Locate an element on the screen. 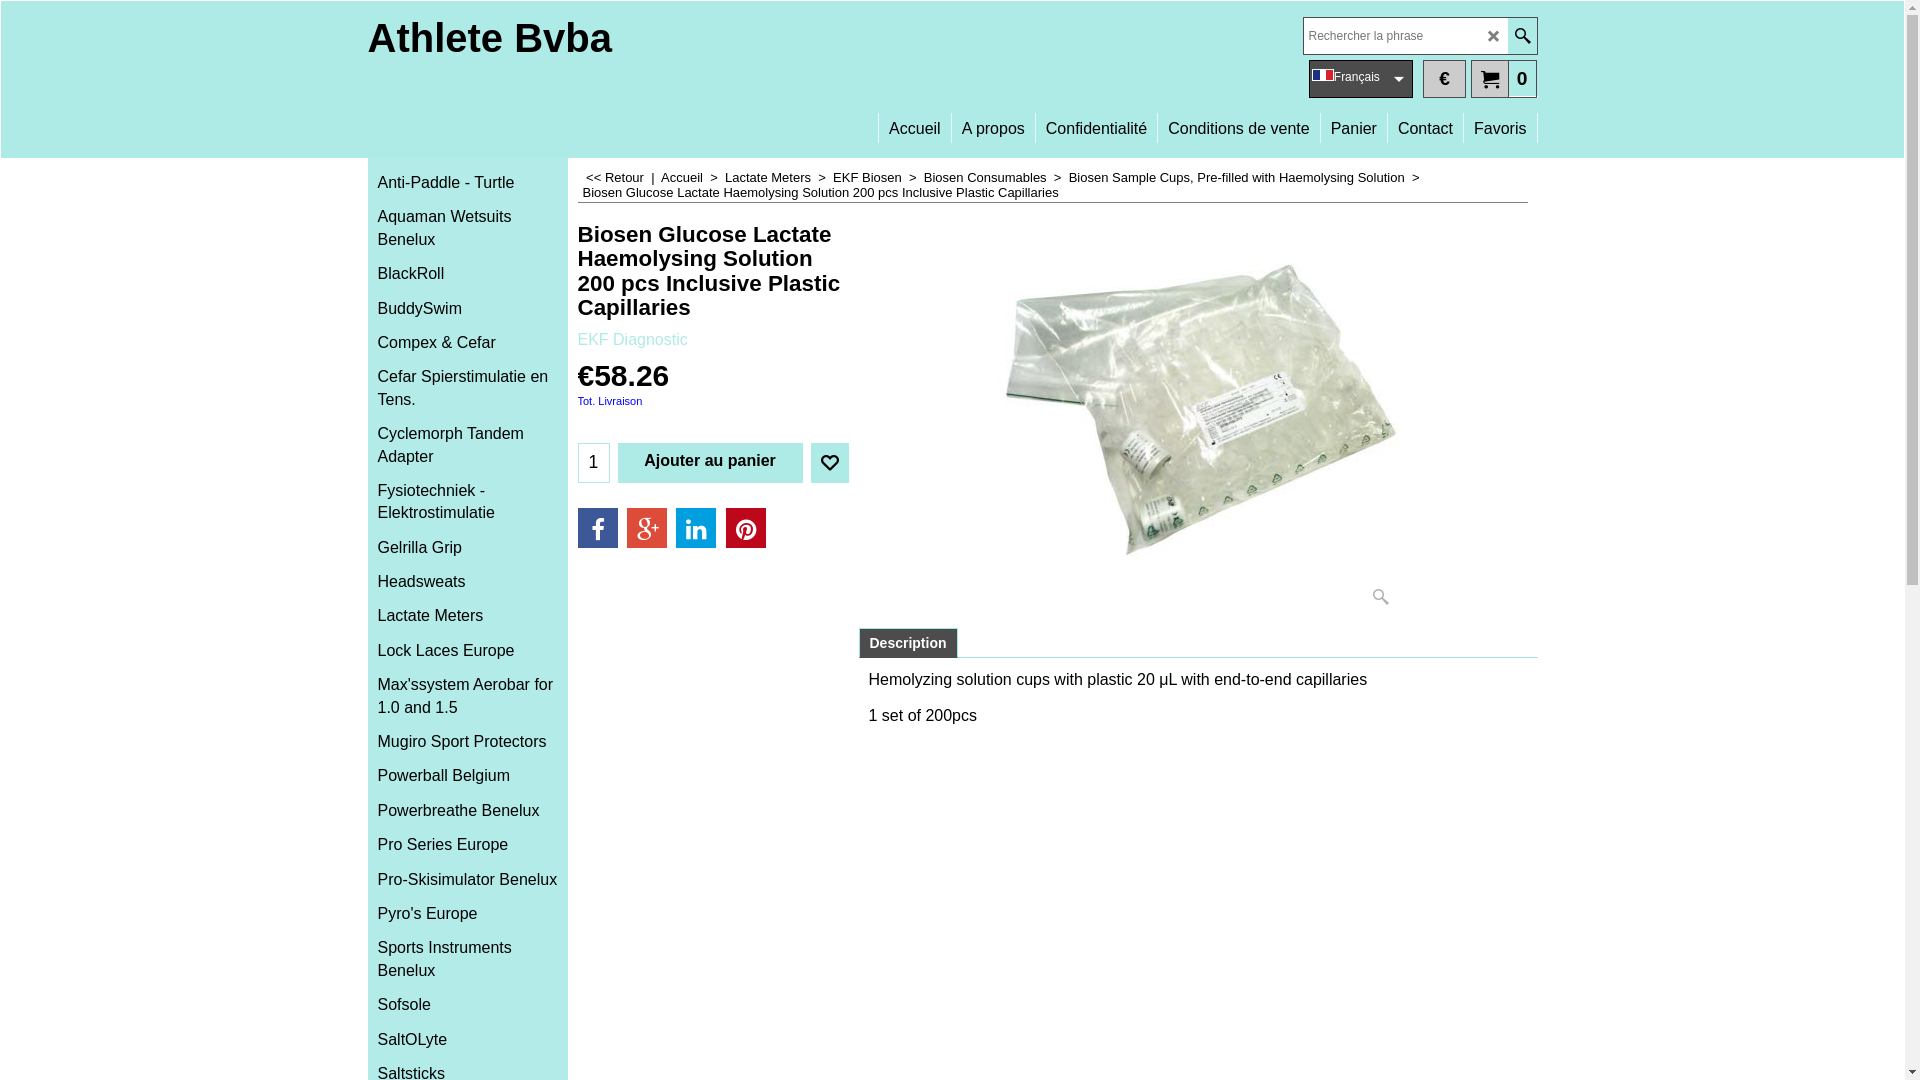 Image resolution: width=1920 pixels, height=1080 pixels. 'BlackRoll' is located at coordinates (467, 273).